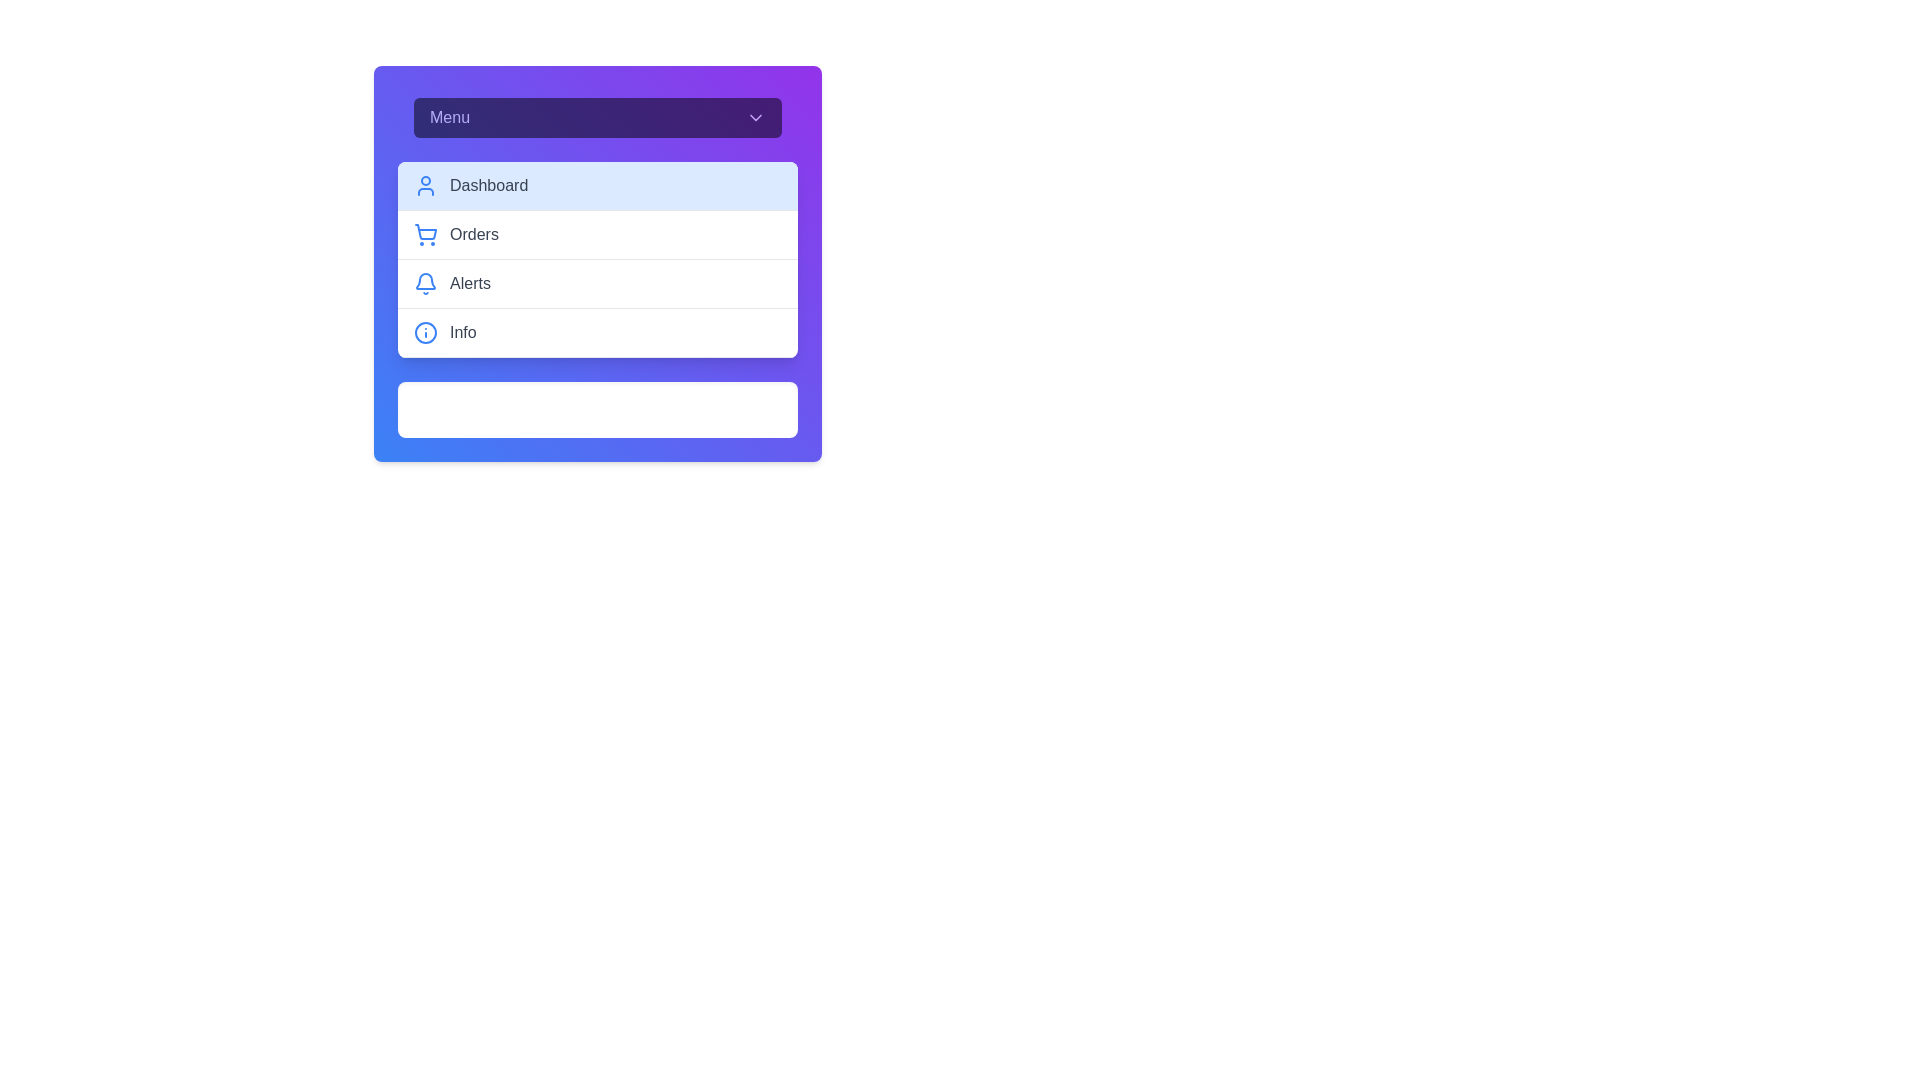 The image size is (1920, 1080). Describe the element at coordinates (469, 284) in the screenshot. I see `the 'Alerts' text label in the vertical menu, which is positioned on the third row, right of the bell icon, above 'Info' and below 'Orders'` at that location.